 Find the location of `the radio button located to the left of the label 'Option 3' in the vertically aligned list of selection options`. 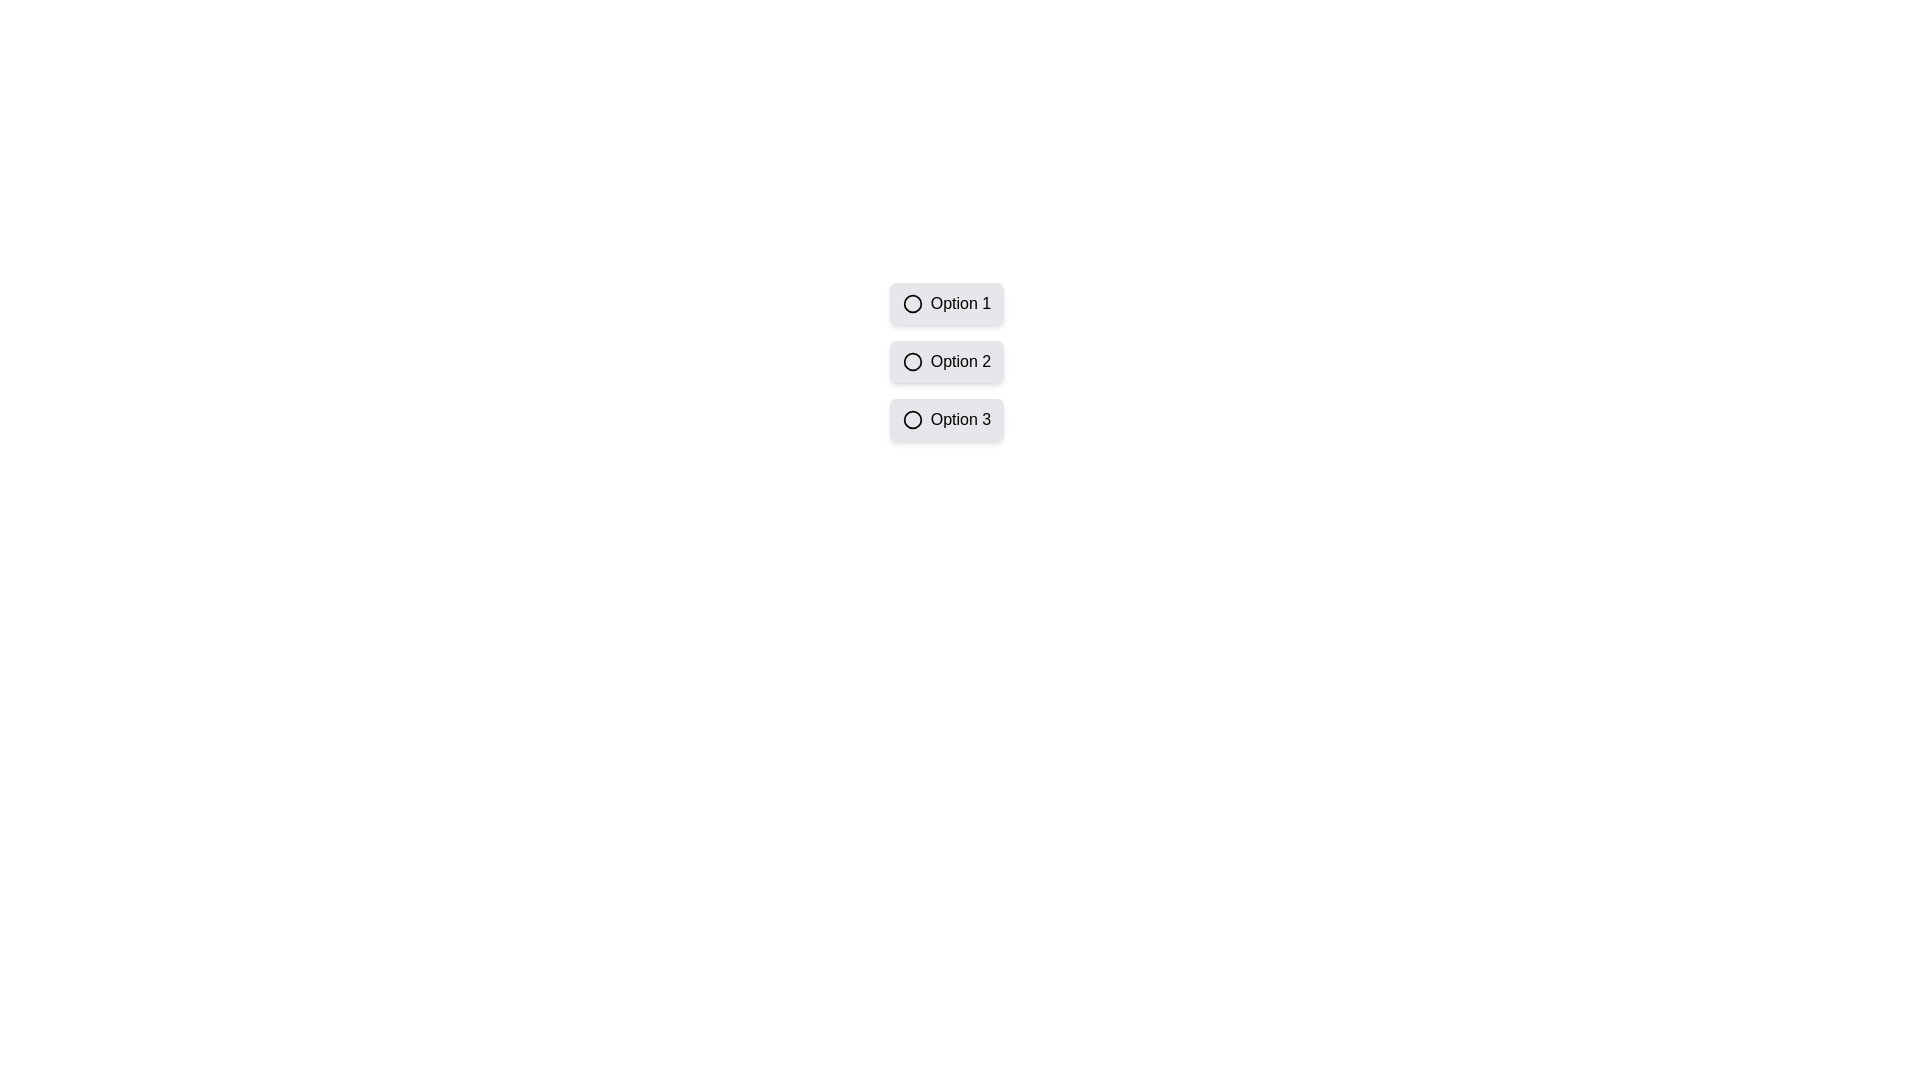

the radio button located to the left of the label 'Option 3' in the vertically aligned list of selection options is located at coordinates (911, 419).